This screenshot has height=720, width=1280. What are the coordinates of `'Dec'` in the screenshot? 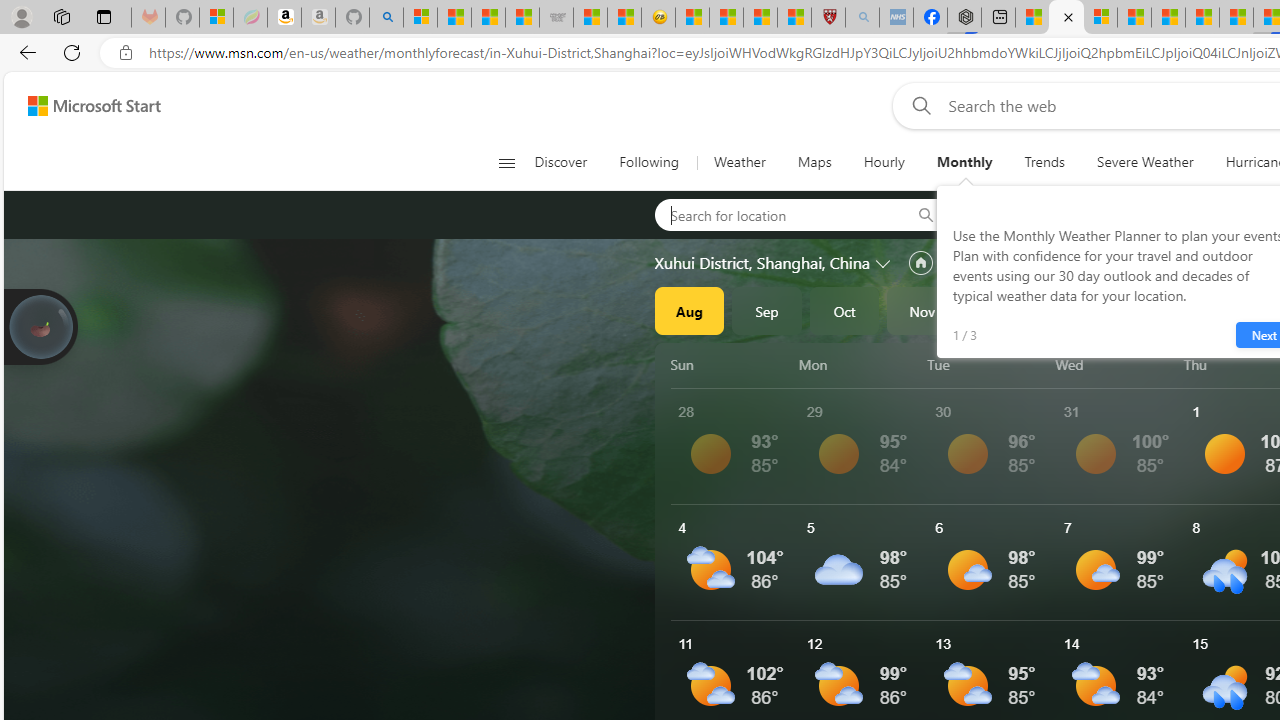 It's located at (1000, 311).